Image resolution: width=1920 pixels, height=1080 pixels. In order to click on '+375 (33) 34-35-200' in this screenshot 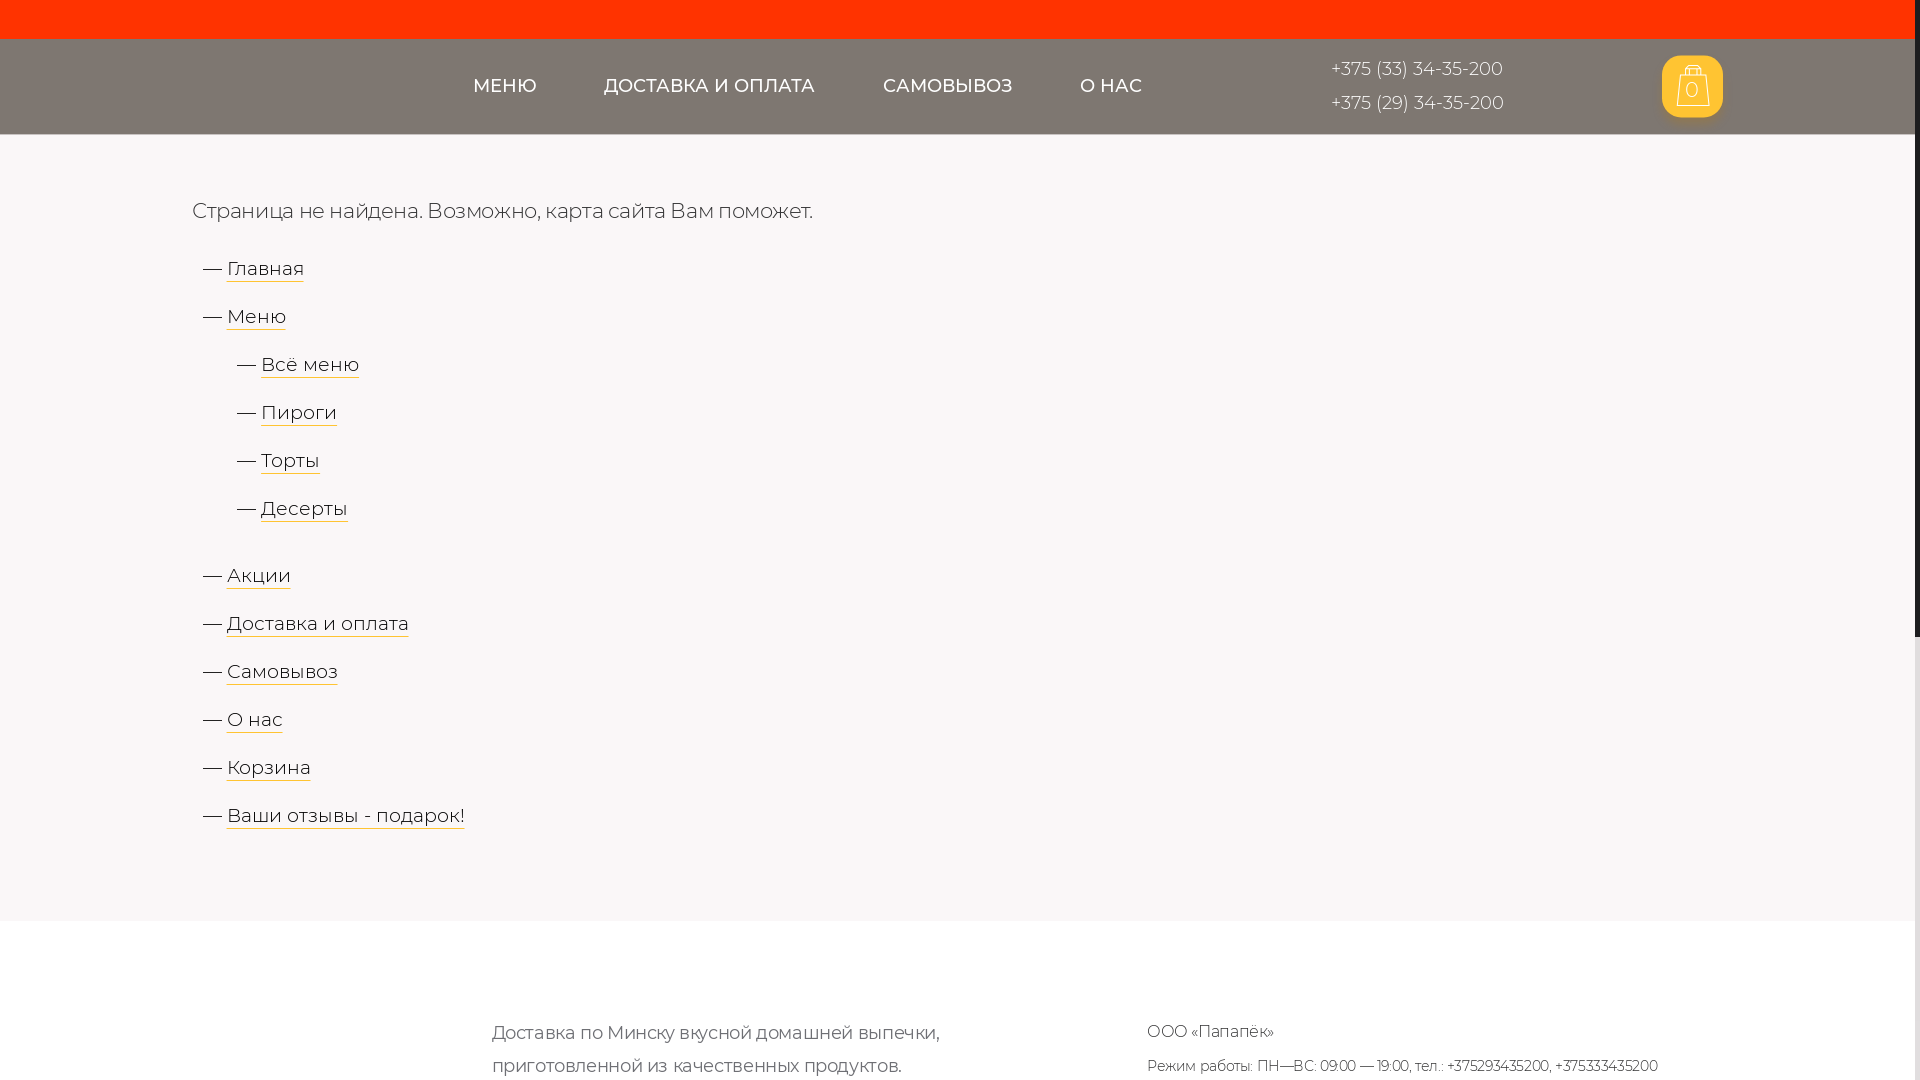, I will do `click(1400, 68)`.